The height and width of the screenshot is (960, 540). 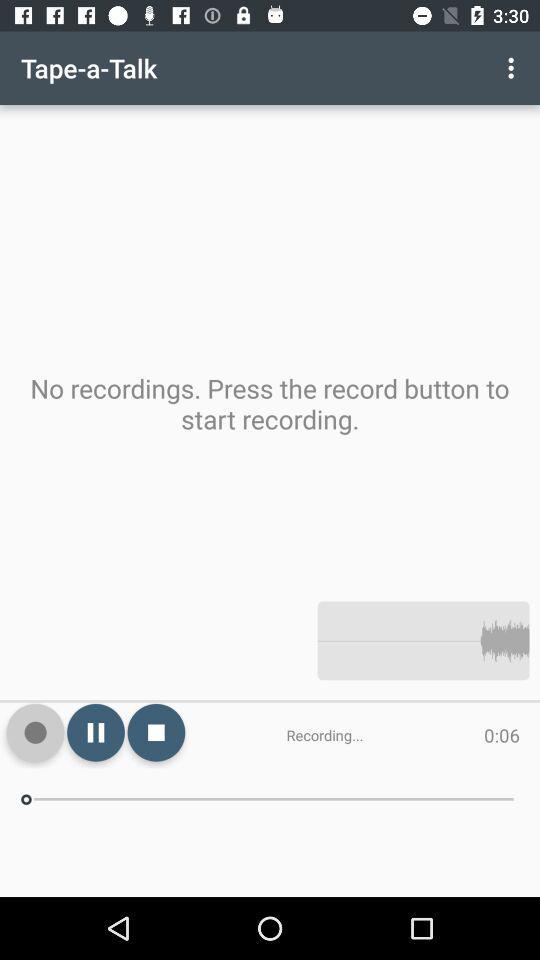 I want to click on icon next to recording..., so click(x=155, y=731).